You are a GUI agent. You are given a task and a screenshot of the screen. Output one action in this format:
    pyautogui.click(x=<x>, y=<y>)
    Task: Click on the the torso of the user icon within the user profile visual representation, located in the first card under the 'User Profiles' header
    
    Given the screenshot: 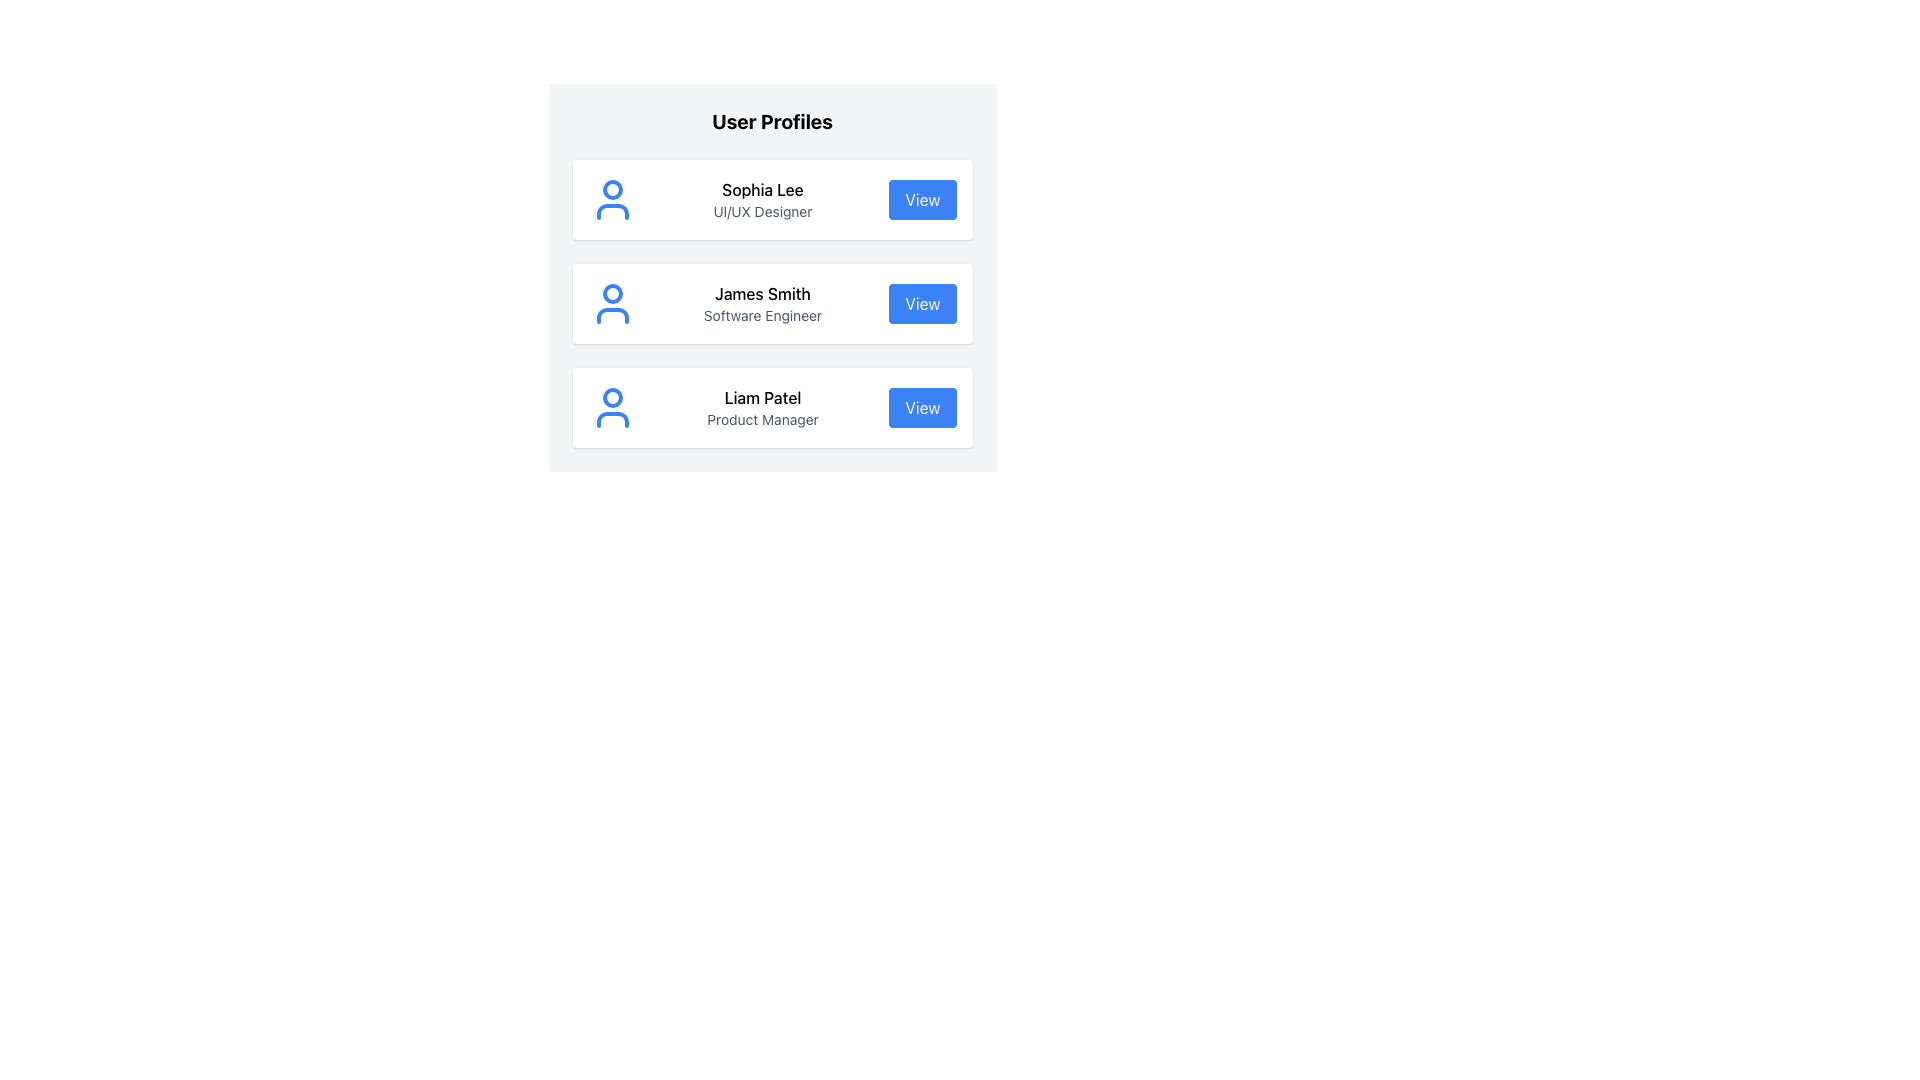 What is the action you would take?
    pyautogui.click(x=611, y=212)
    